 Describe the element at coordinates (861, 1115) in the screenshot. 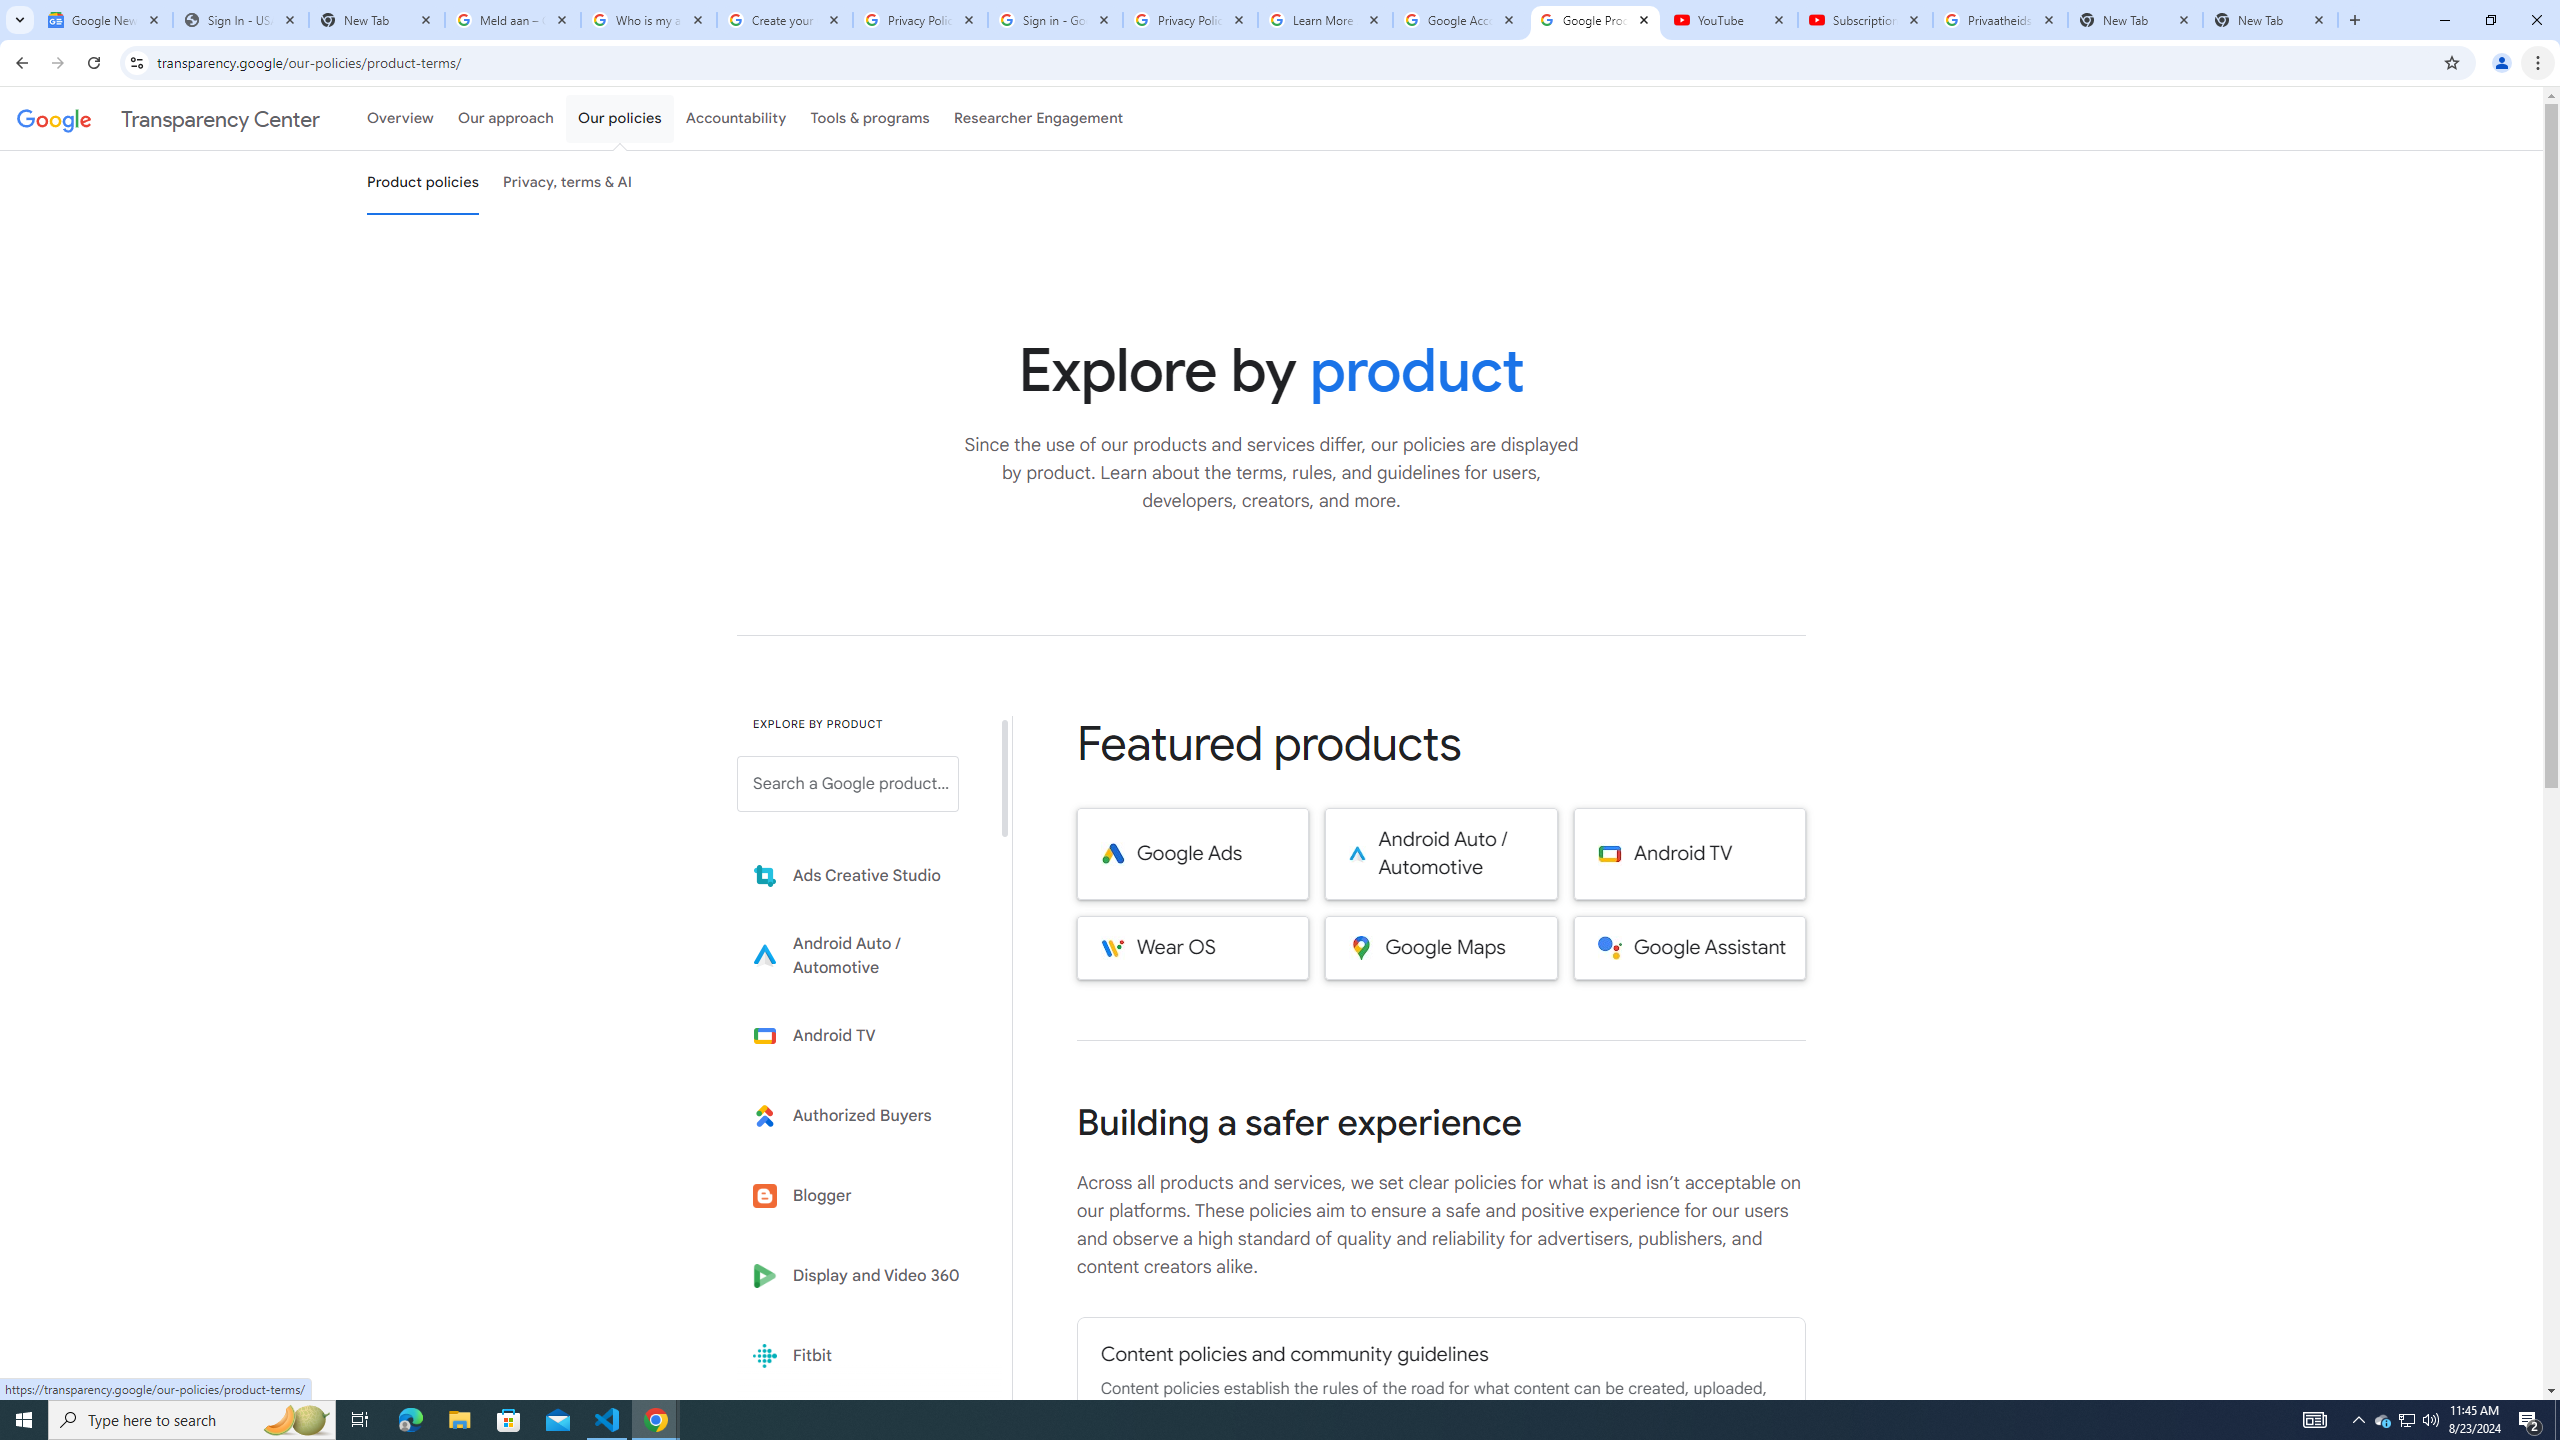

I see `'Learn more about Authorized Buyers'` at that location.